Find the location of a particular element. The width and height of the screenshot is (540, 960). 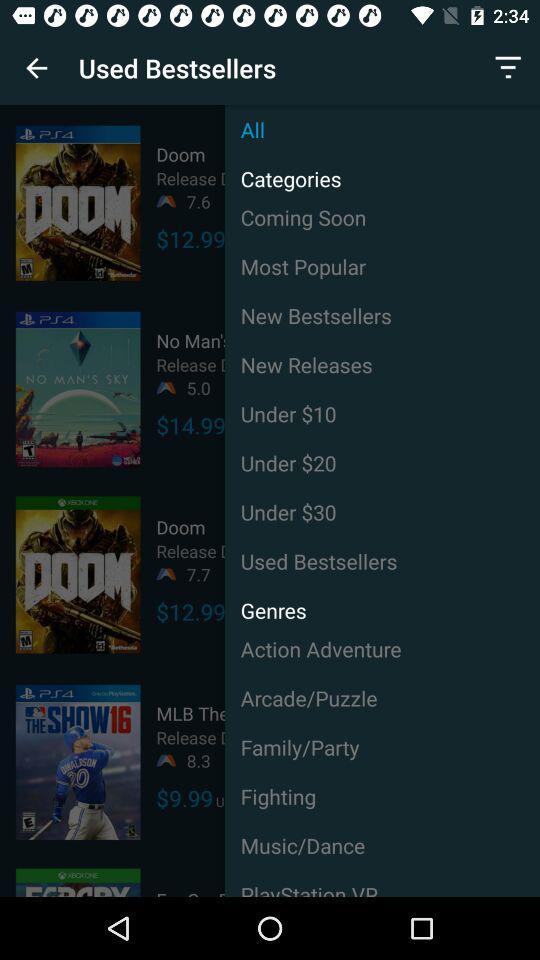

the app next to used bestsellers is located at coordinates (36, 68).